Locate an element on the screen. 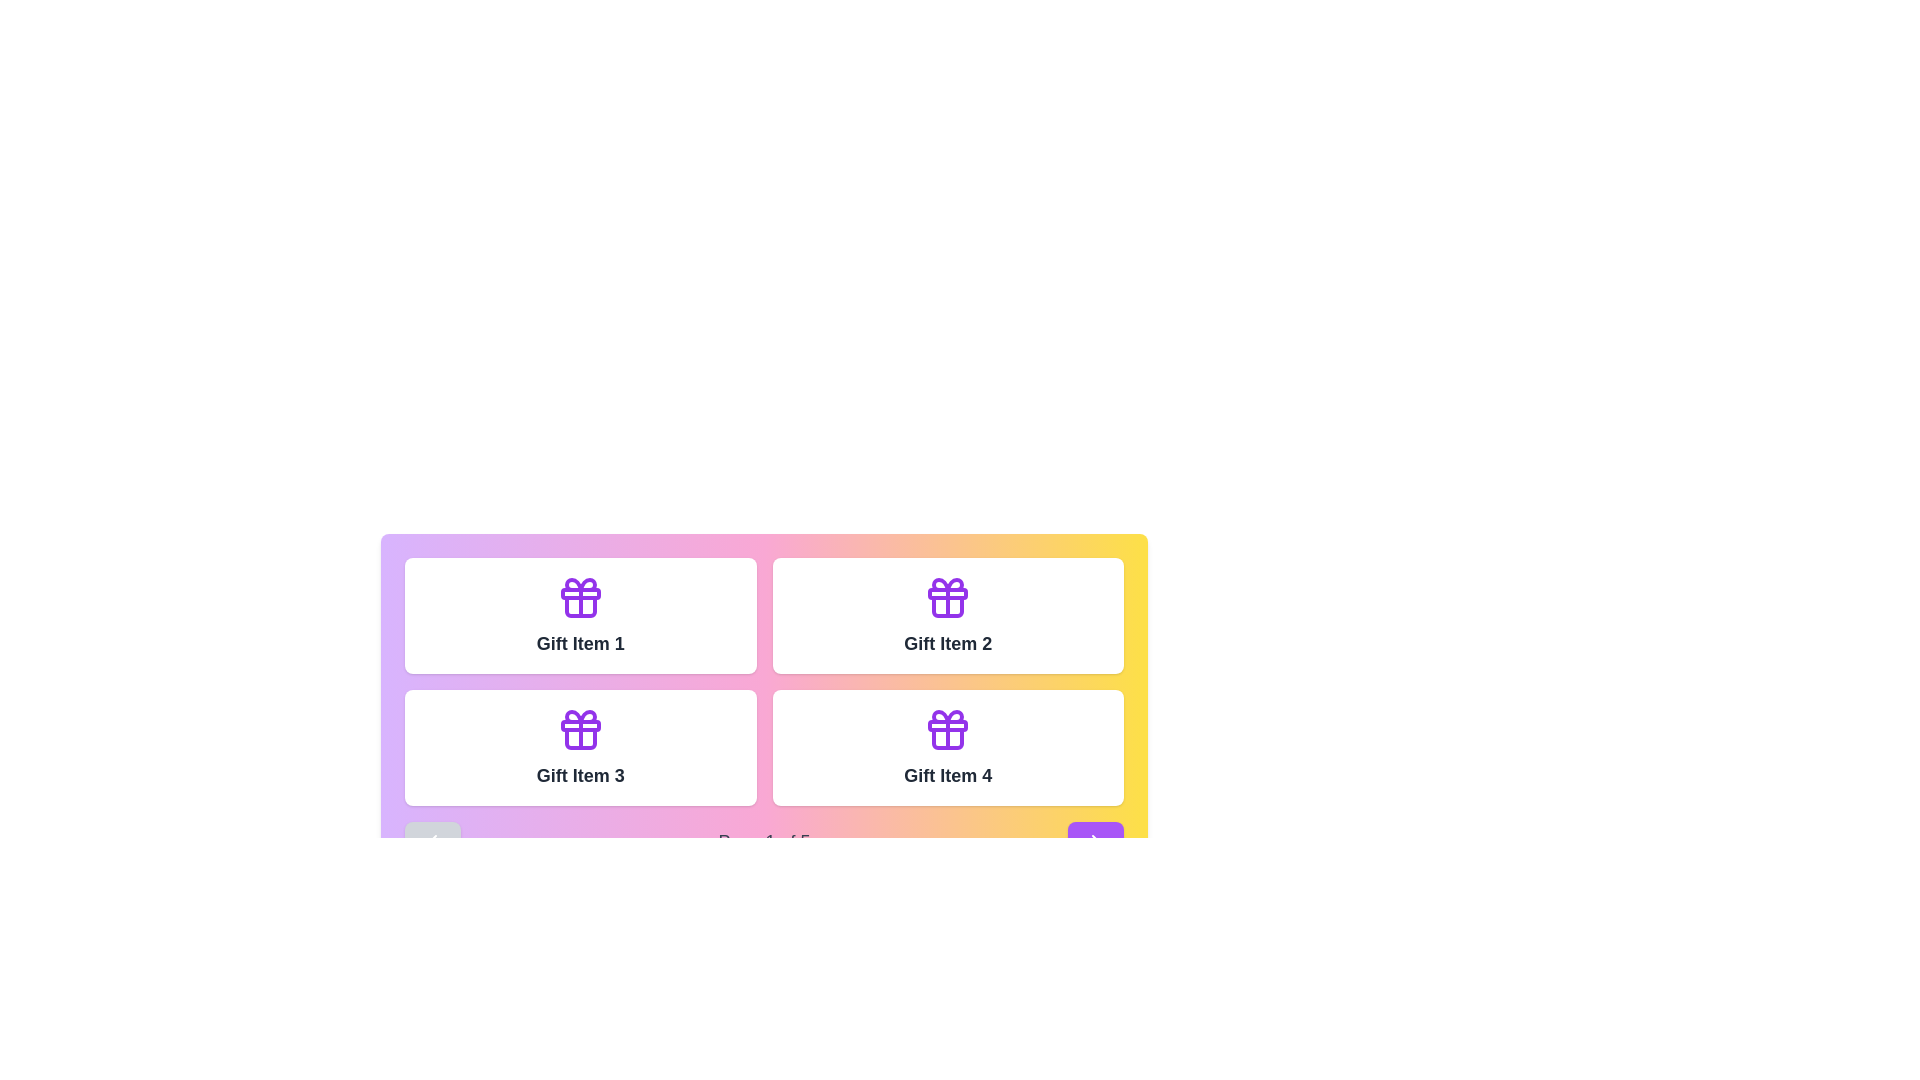  the decorative graphical element, which is a rectangular bar with rounded edges located centrally within the gift box icon above the text label 'Gift Item 1' is located at coordinates (579, 593).